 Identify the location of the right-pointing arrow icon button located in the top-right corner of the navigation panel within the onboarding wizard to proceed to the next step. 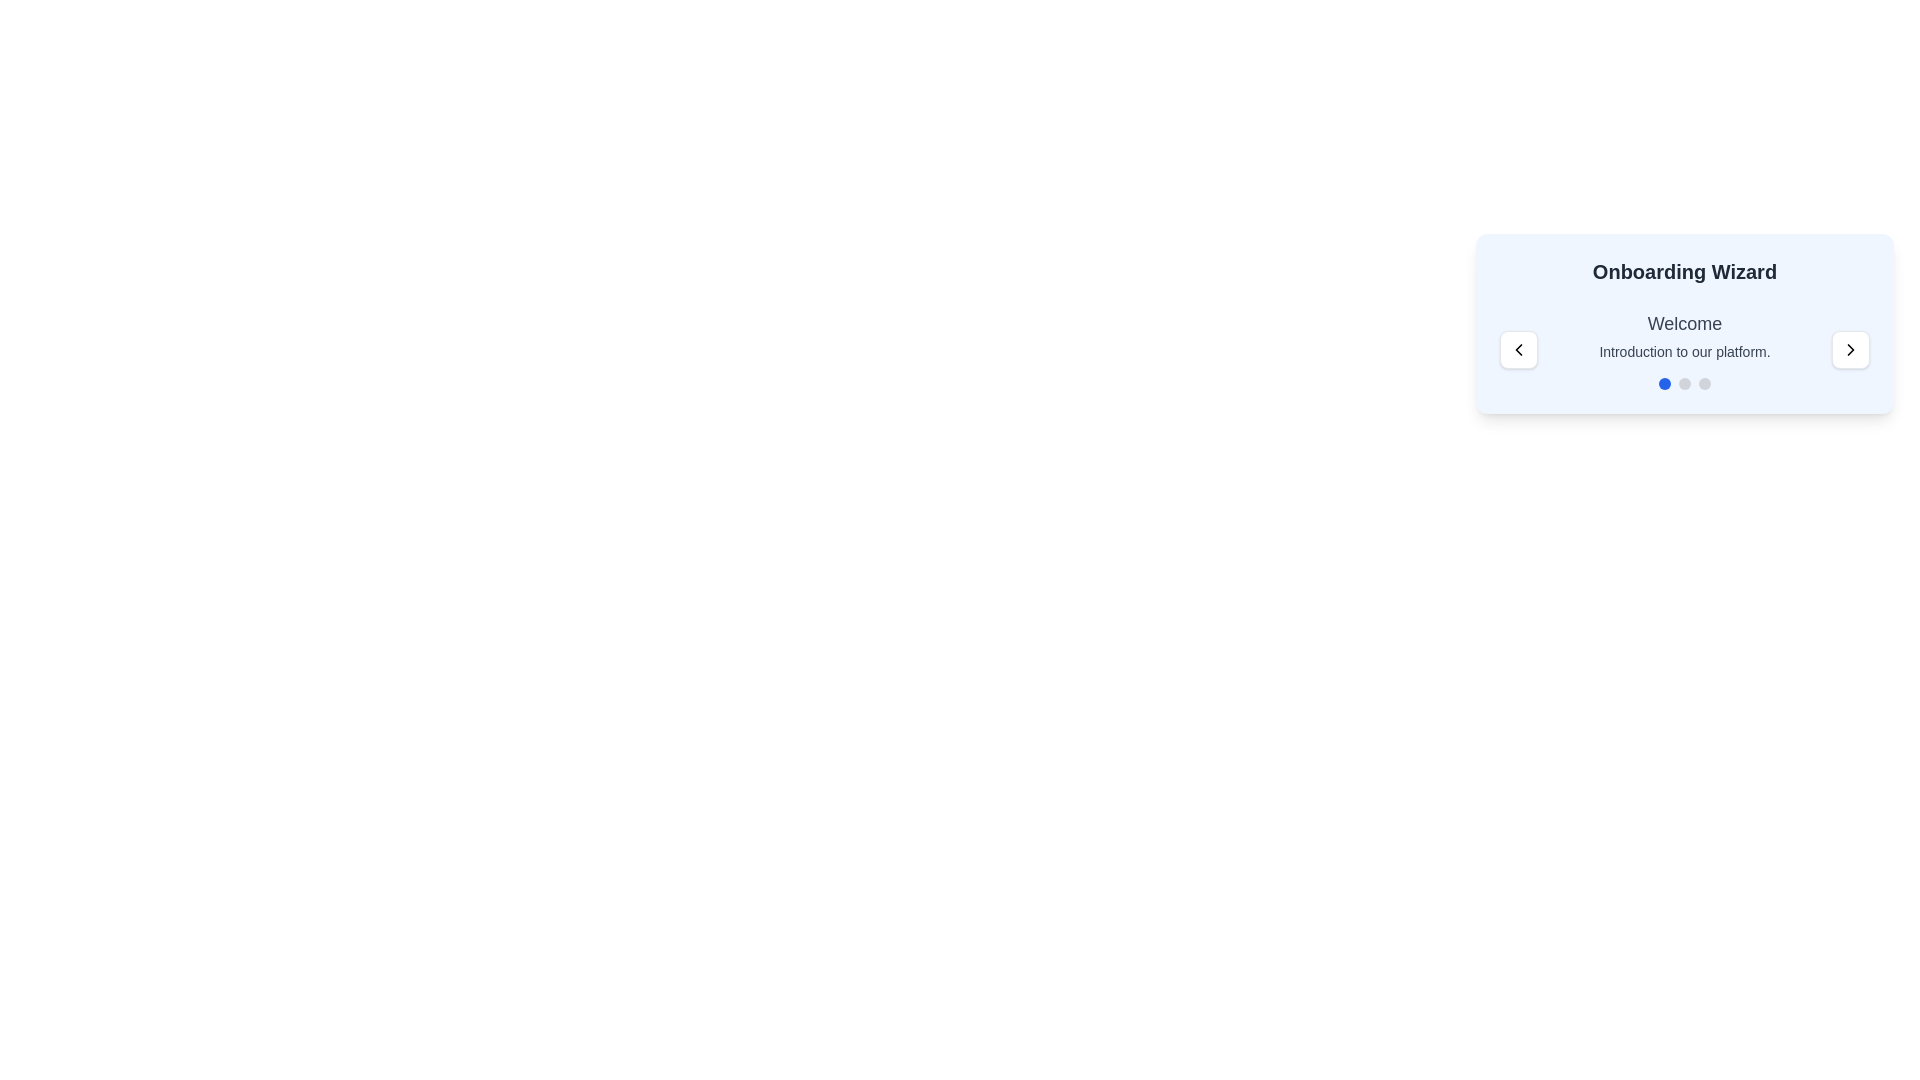
(1850, 349).